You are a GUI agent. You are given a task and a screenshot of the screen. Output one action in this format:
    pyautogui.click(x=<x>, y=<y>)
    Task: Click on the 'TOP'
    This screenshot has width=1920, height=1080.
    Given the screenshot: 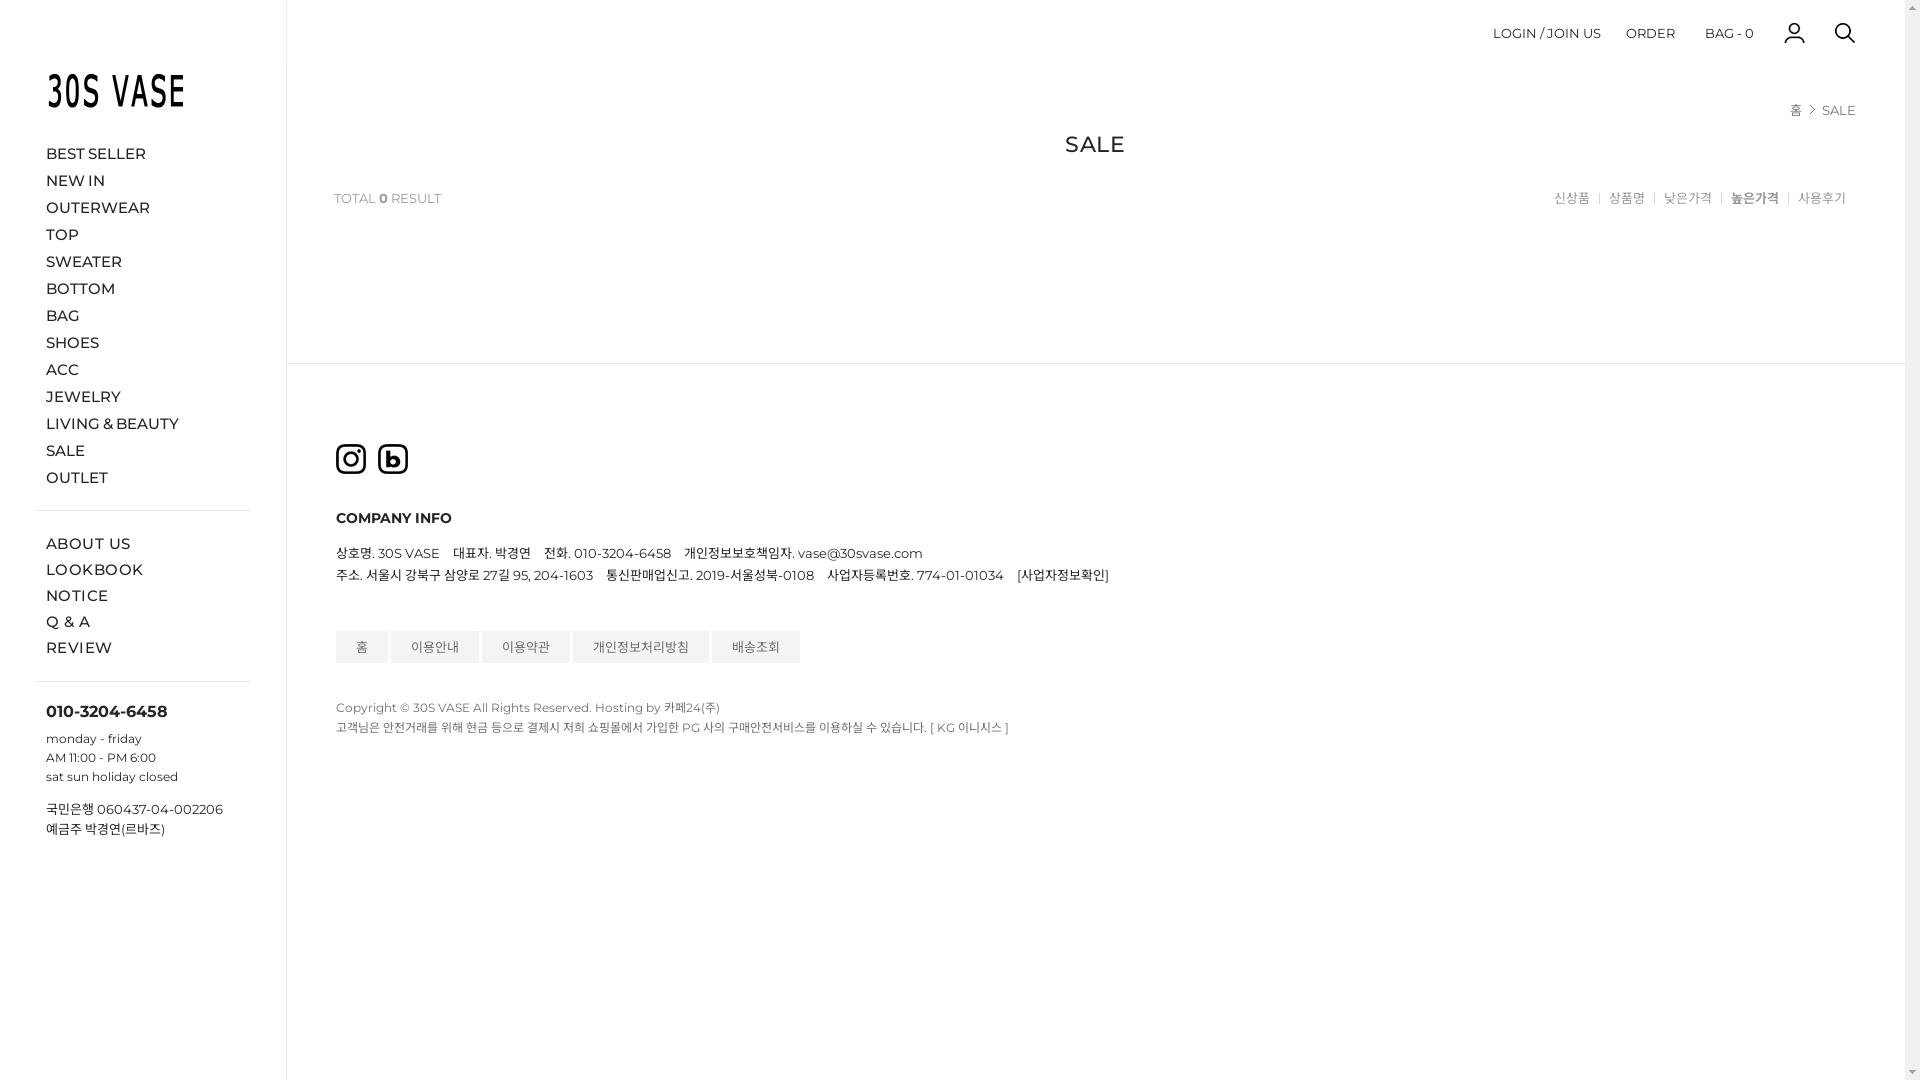 What is the action you would take?
    pyautogui.click(x=142, y=232)
    